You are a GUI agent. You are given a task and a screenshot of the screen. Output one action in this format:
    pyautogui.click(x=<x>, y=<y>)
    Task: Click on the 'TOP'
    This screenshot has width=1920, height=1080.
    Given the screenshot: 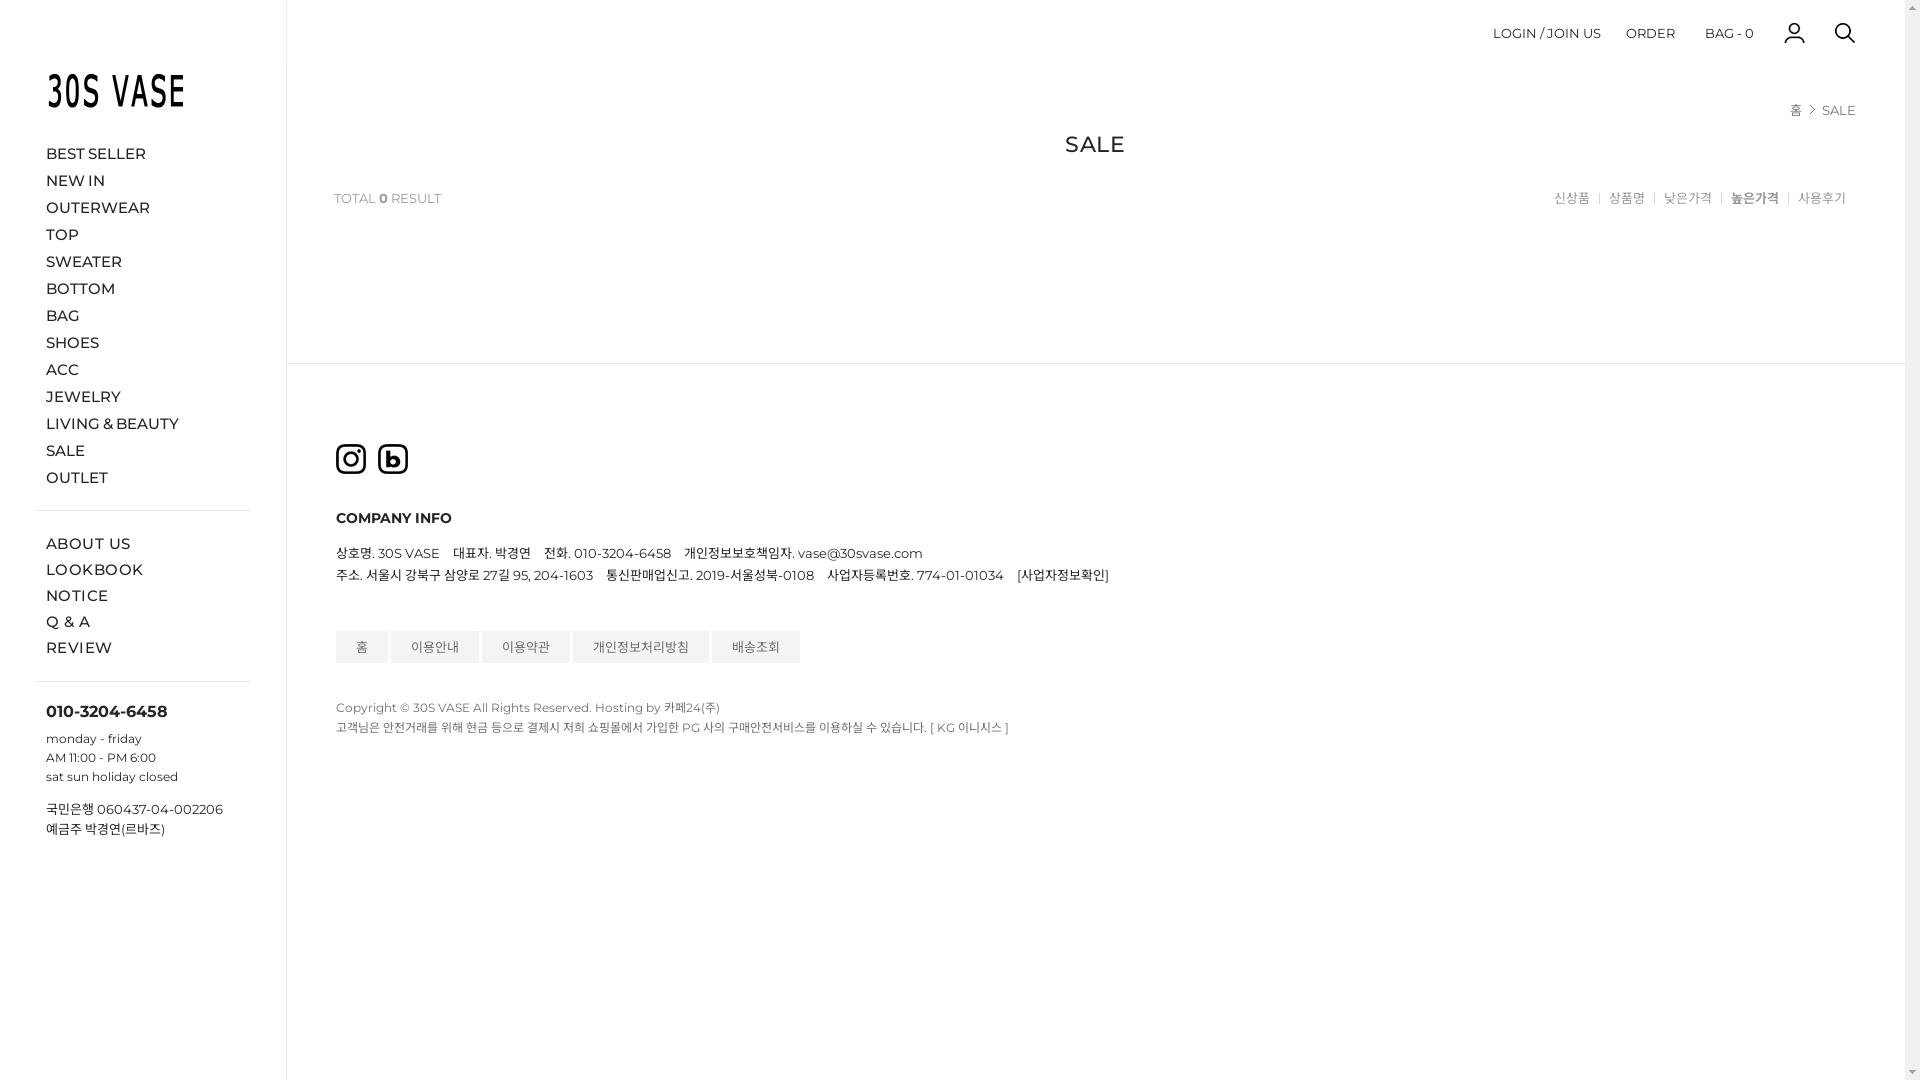 What is the action you would take?
    pyautogui.click(x=142, y=232)
    